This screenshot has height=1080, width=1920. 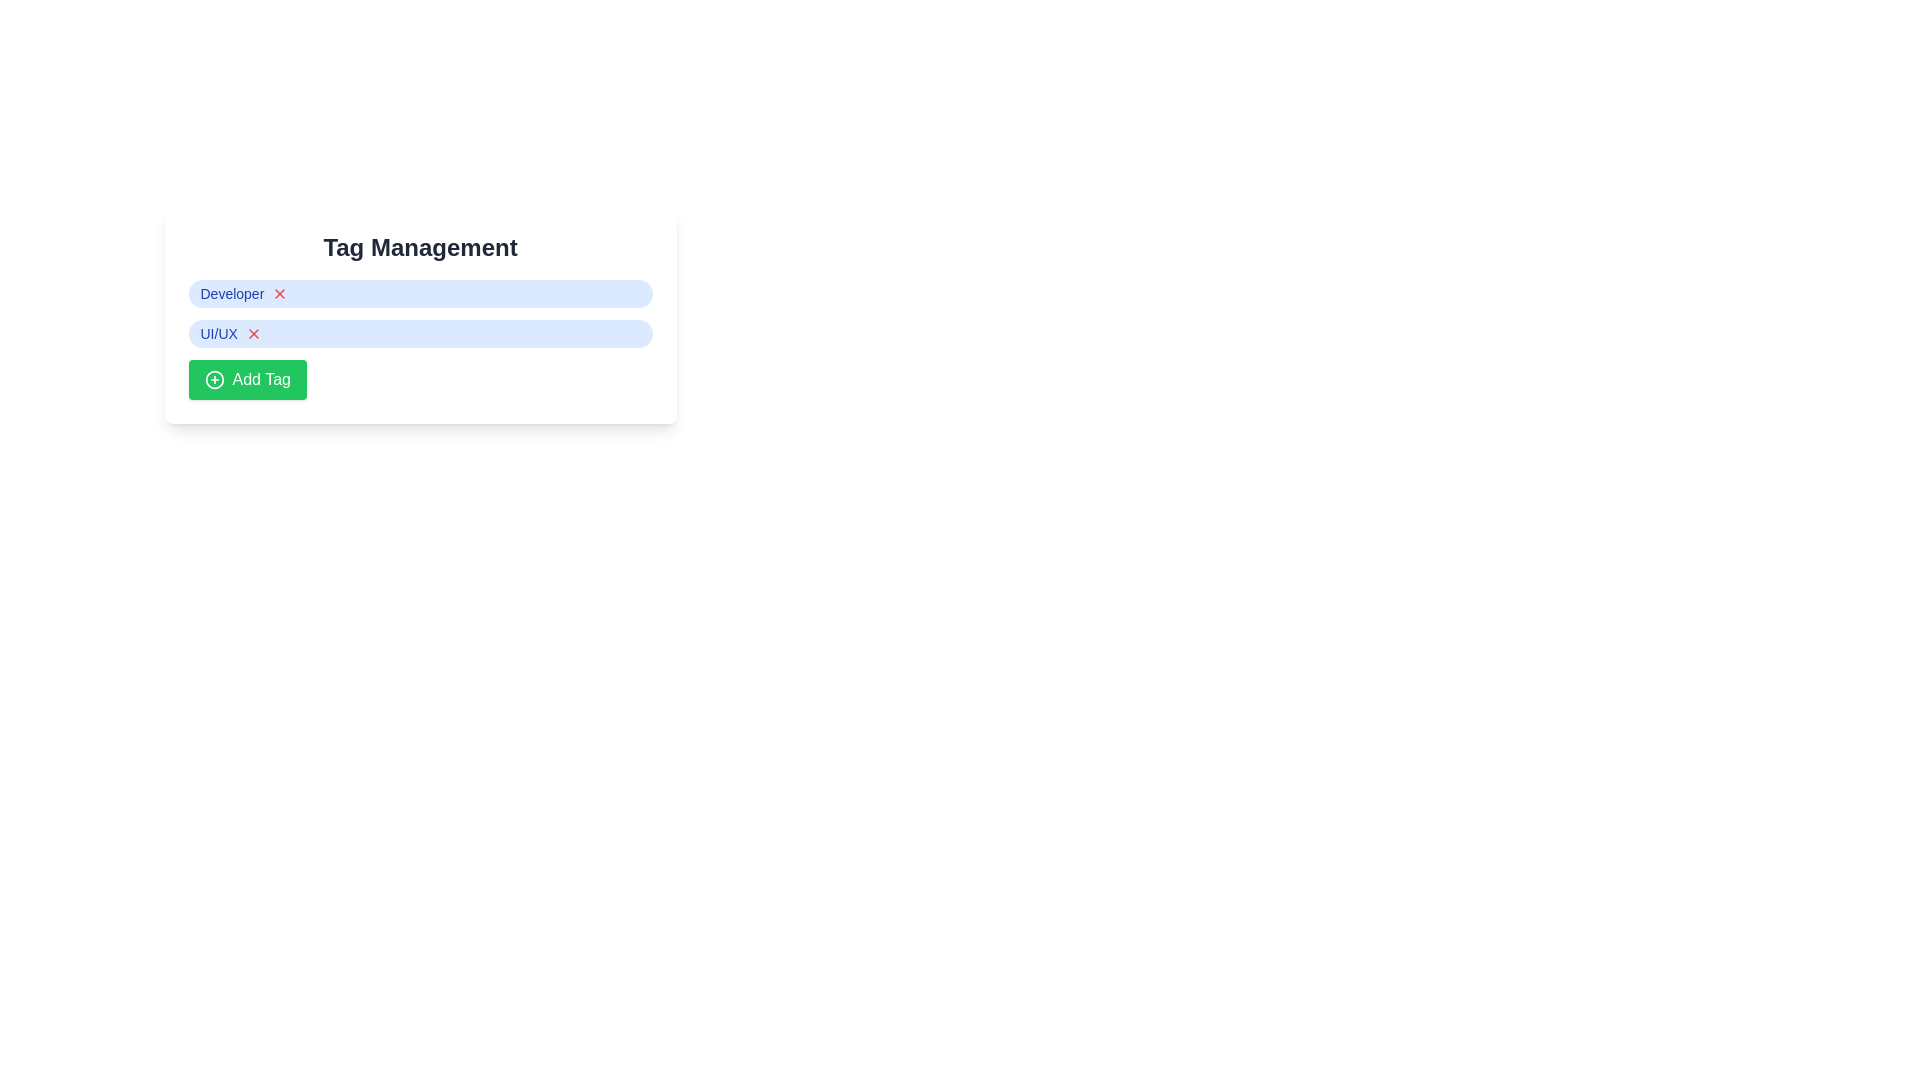 What do you see at coordinates (279, 293) in the screenshot?
I see `the close button icon associated with the 'Developer' tag` at bounding box center [279, 293].